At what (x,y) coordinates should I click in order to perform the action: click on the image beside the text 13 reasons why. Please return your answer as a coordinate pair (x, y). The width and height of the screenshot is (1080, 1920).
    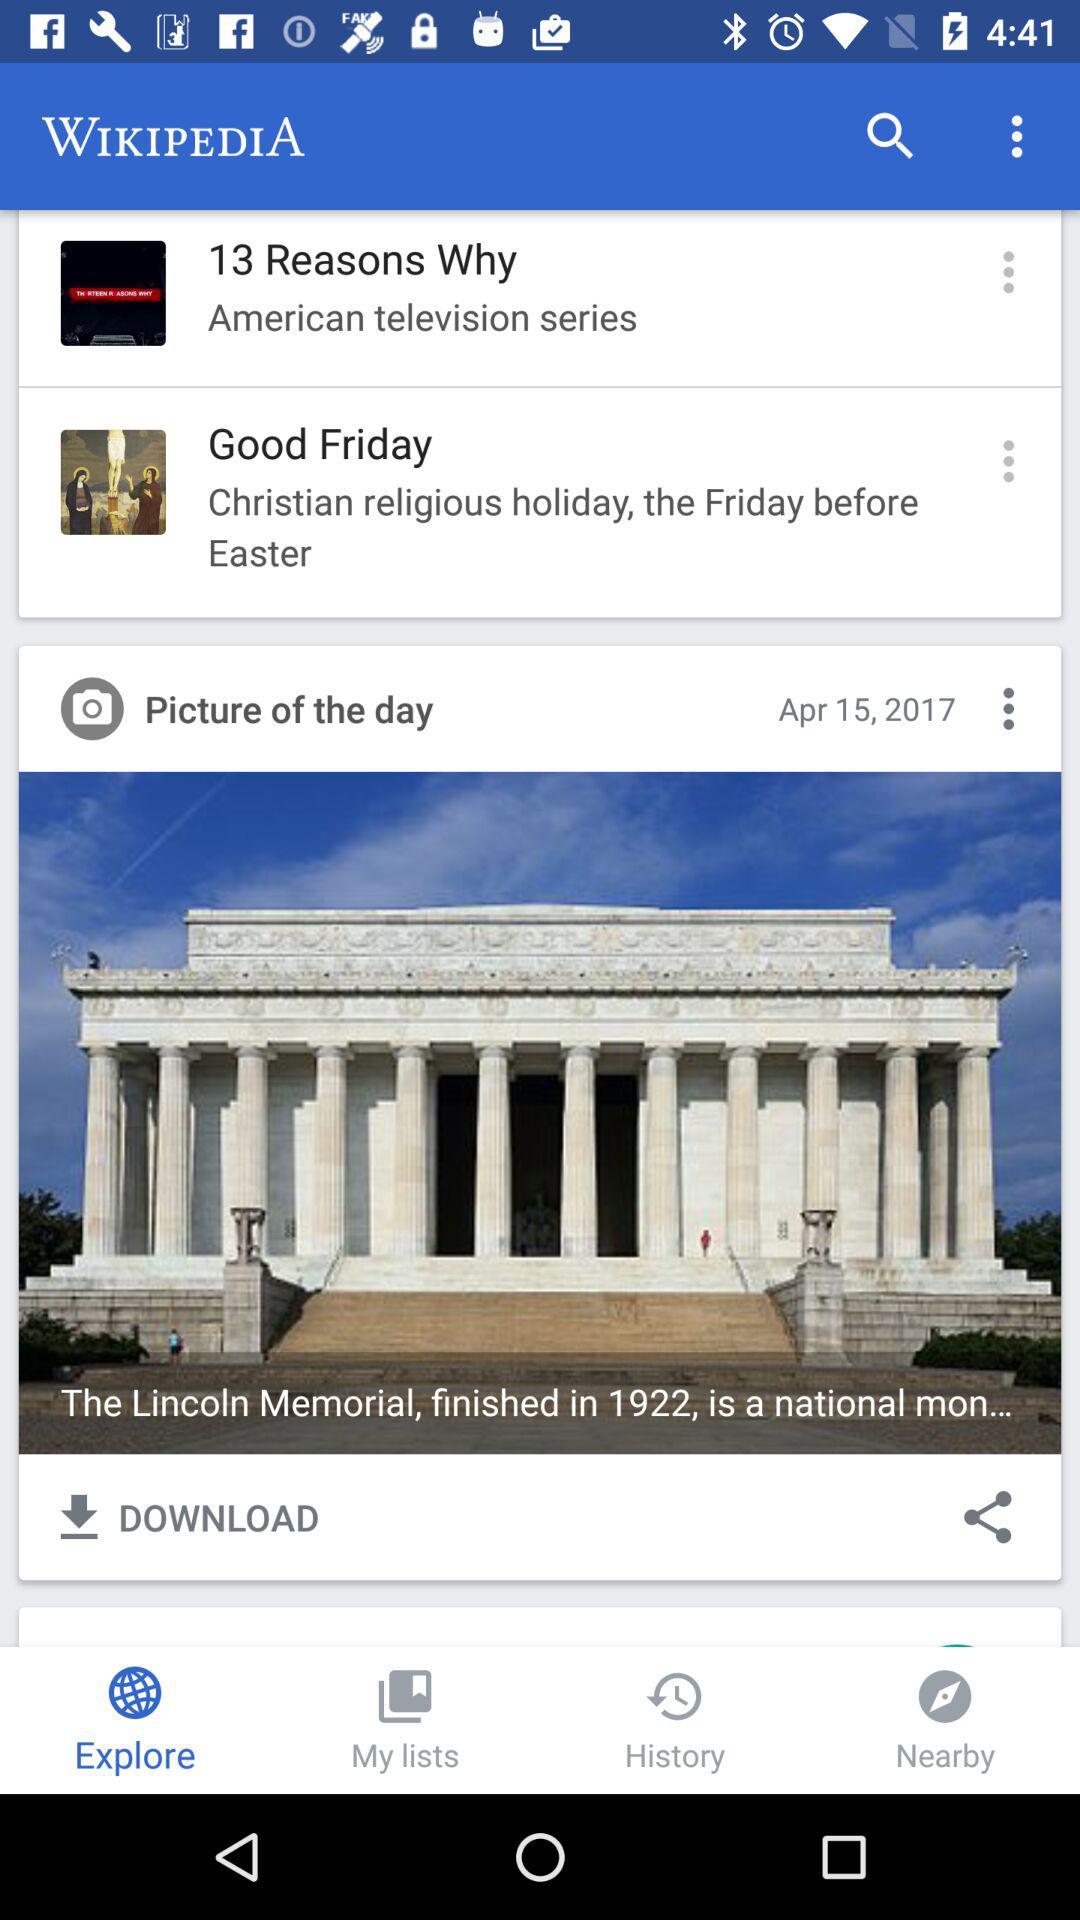
    Looking at the image, I should click on (113, 292).